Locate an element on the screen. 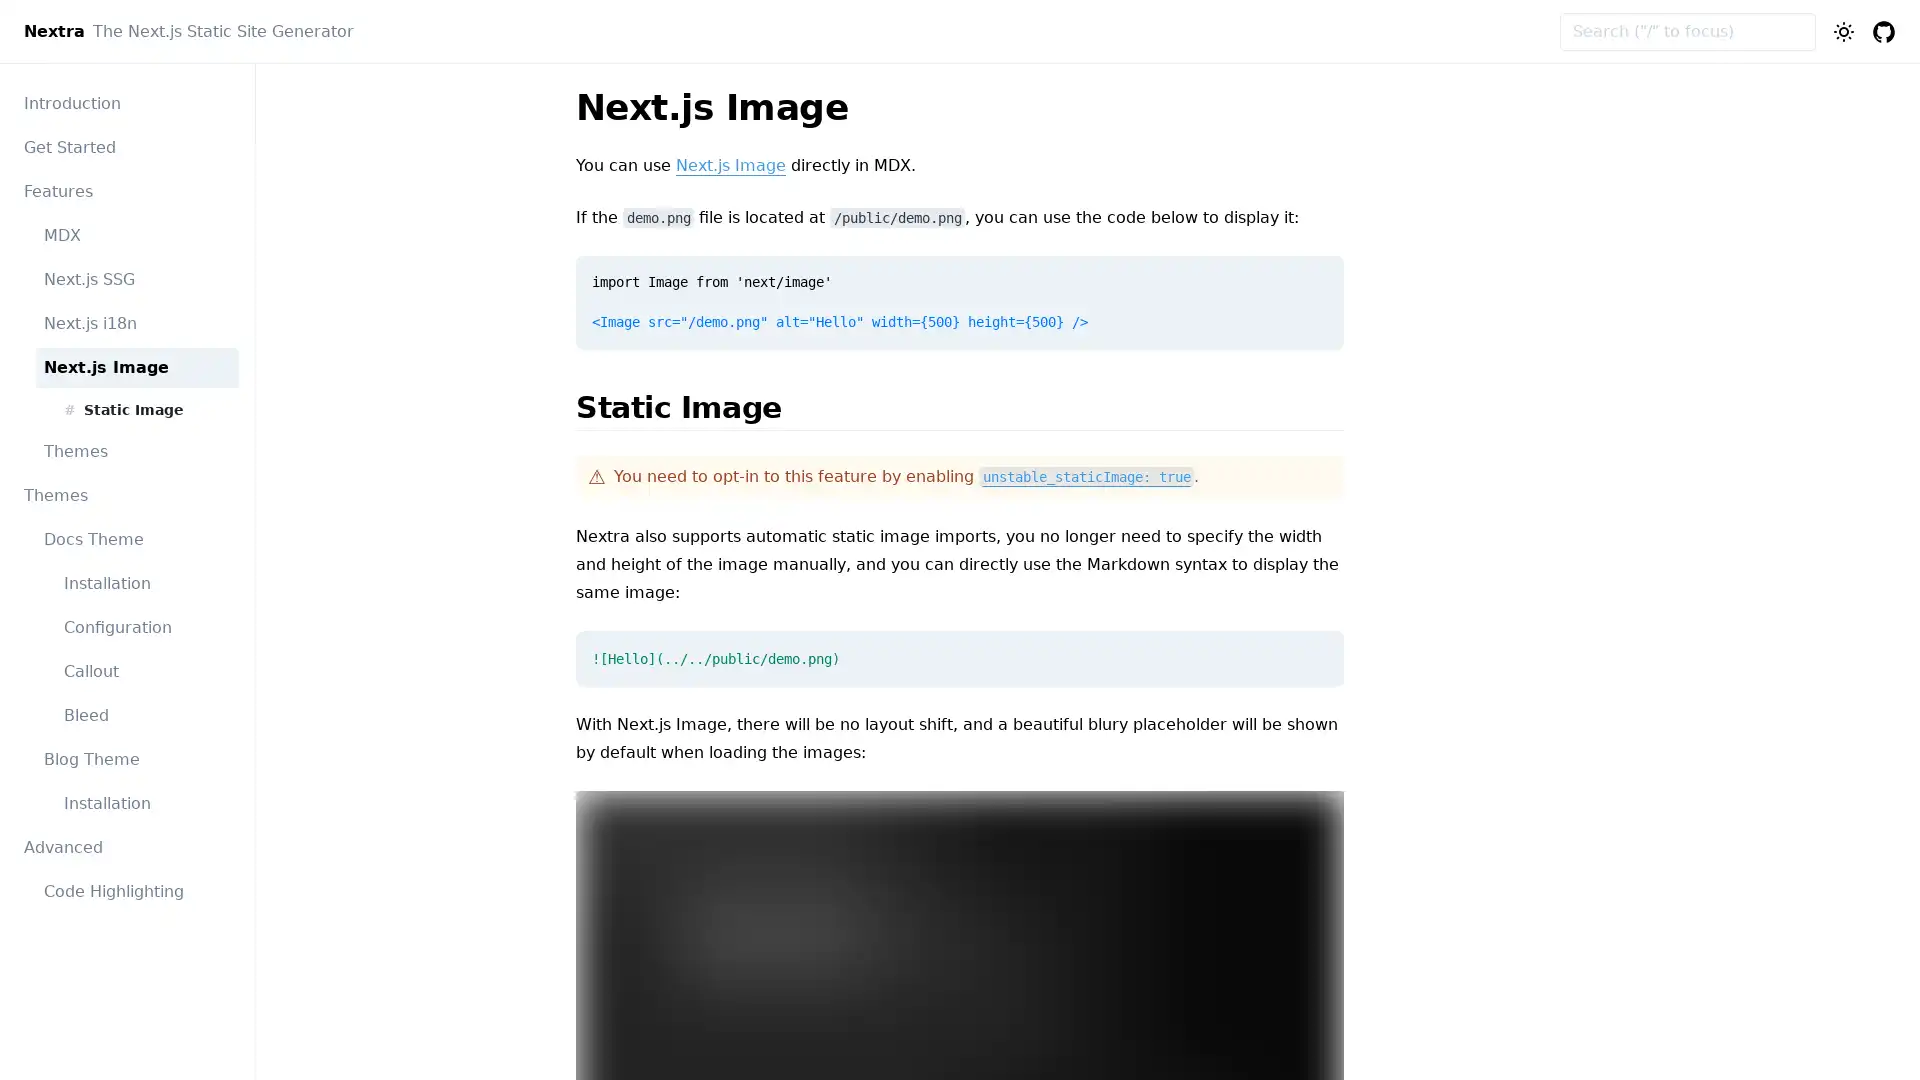 This screenshot has height=1080, width=1920. Blog Theme is located at coordinates (136, 759).